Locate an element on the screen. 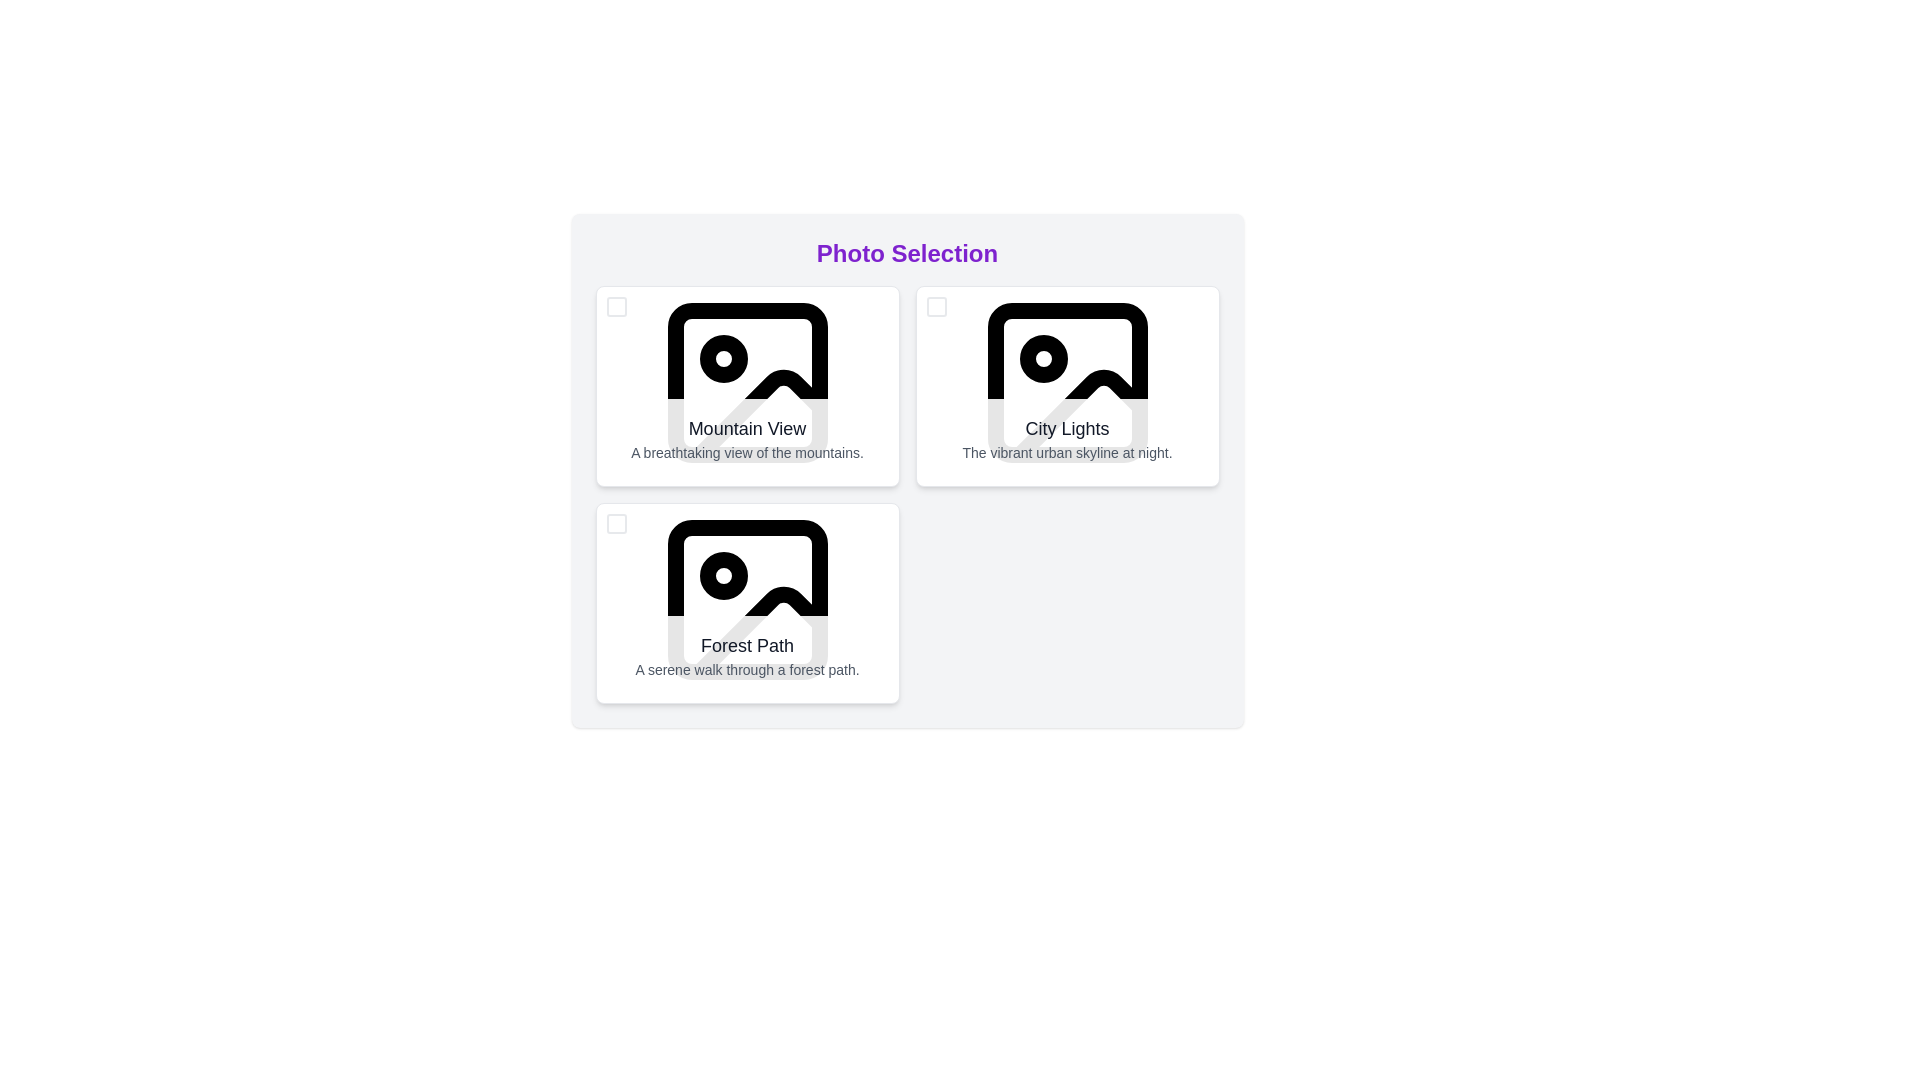 This screenshot has height=1080, width=1920. the 'Mountain View' interactive card located in the top-left region of the grid layout is located at coordinates (746, 382).